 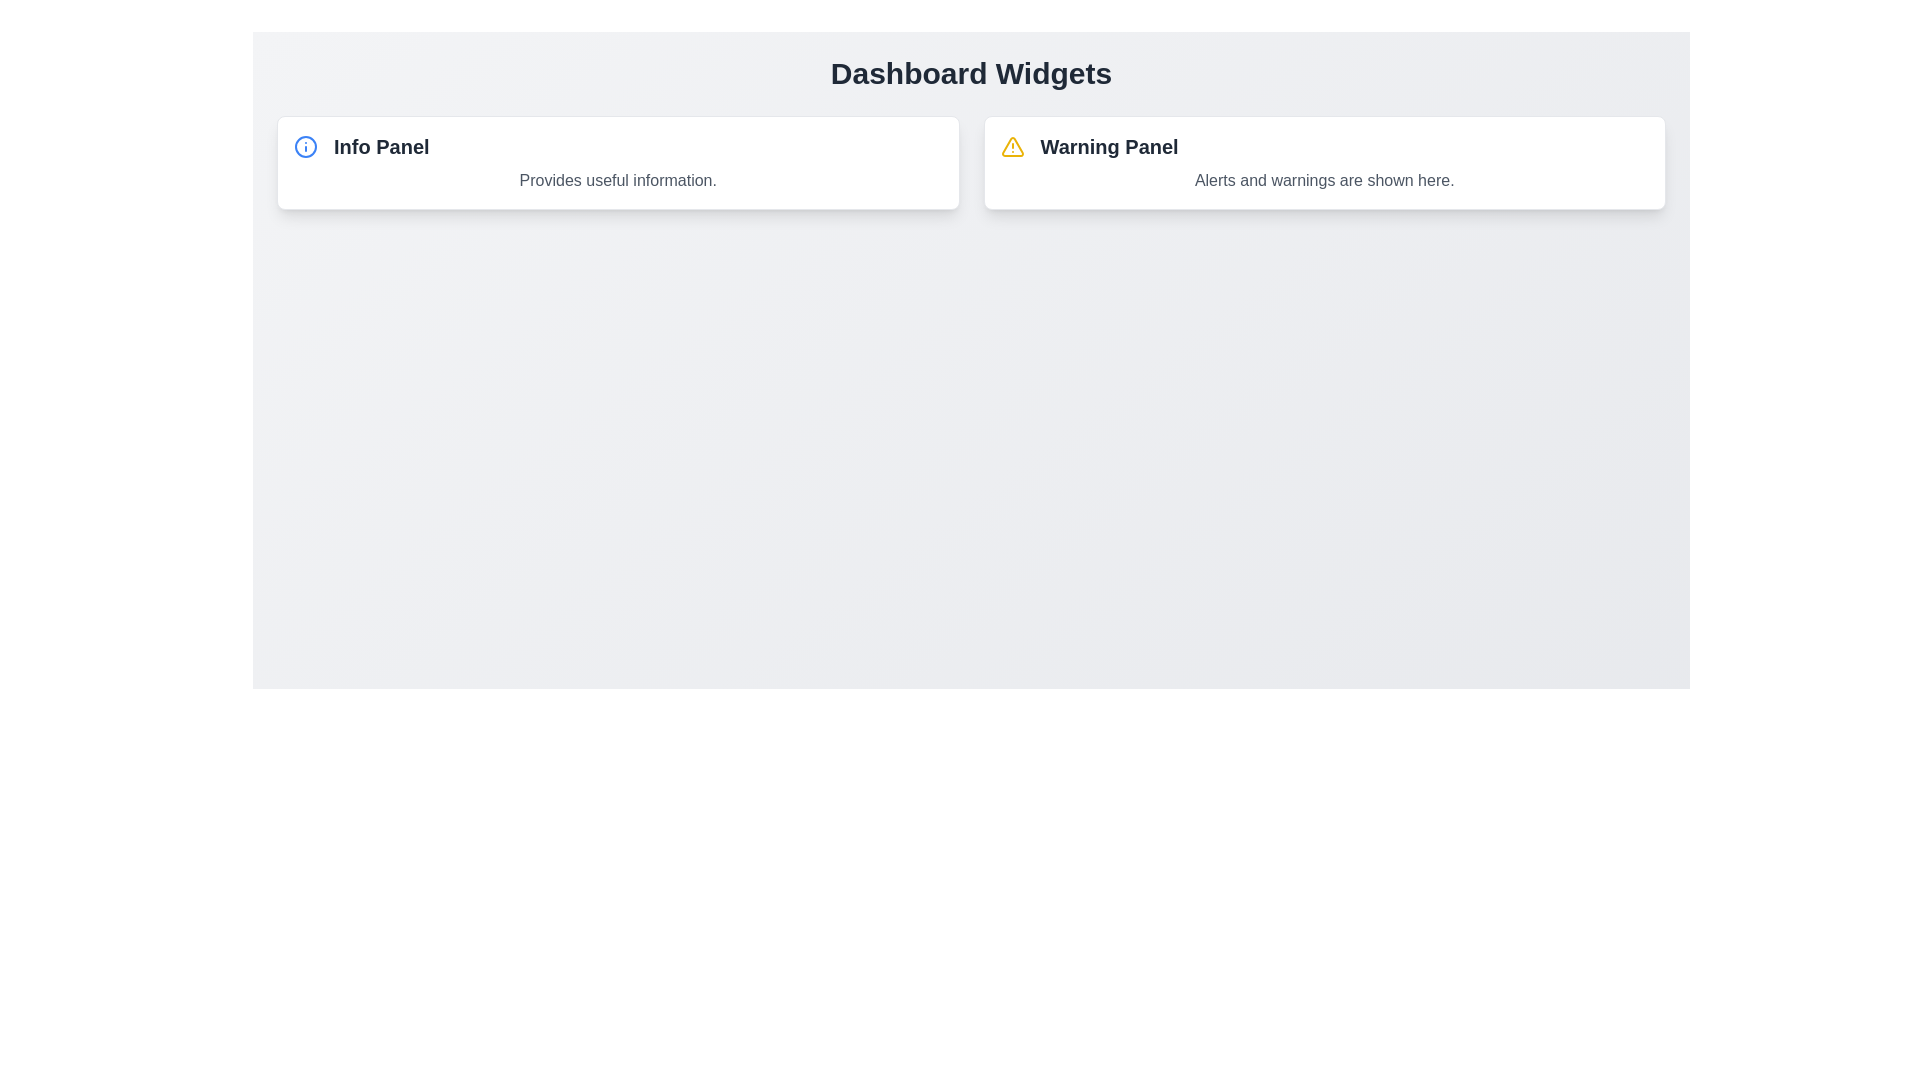 What do you see at coordinates (1012, 145) in the screenshot?
I see `the warning icon located in the 'Warning Panel' card, positioned to the left of the title text 'Warning Panel'` at bounding box center [1012, 145].